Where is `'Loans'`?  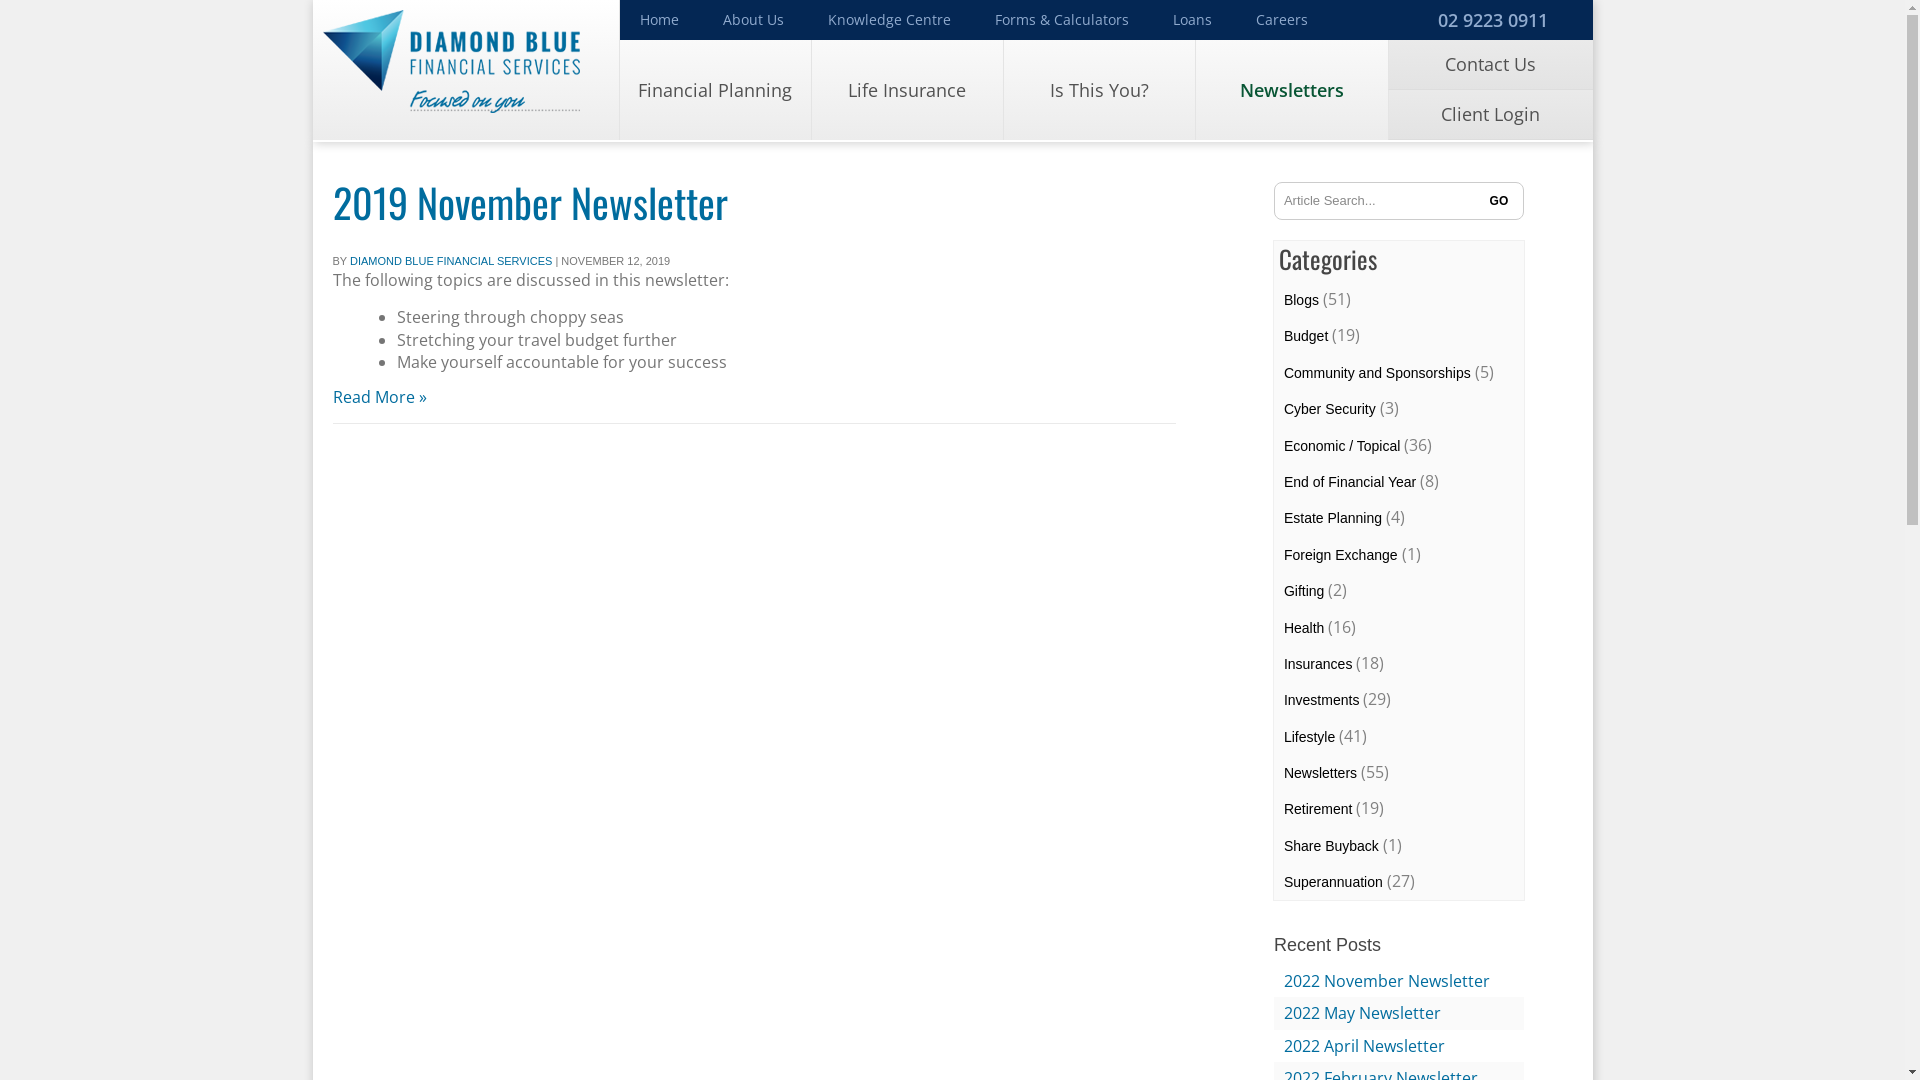 'Loans' is located at coordinates (1192, 19).